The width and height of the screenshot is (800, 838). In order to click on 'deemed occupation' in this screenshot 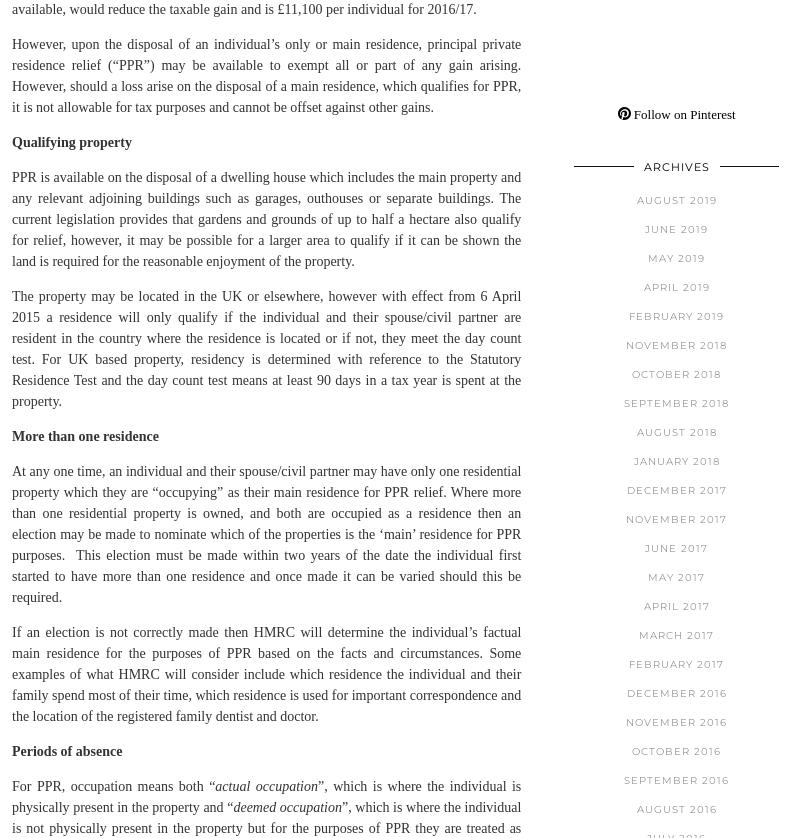, I will do `click(287, 805)`.